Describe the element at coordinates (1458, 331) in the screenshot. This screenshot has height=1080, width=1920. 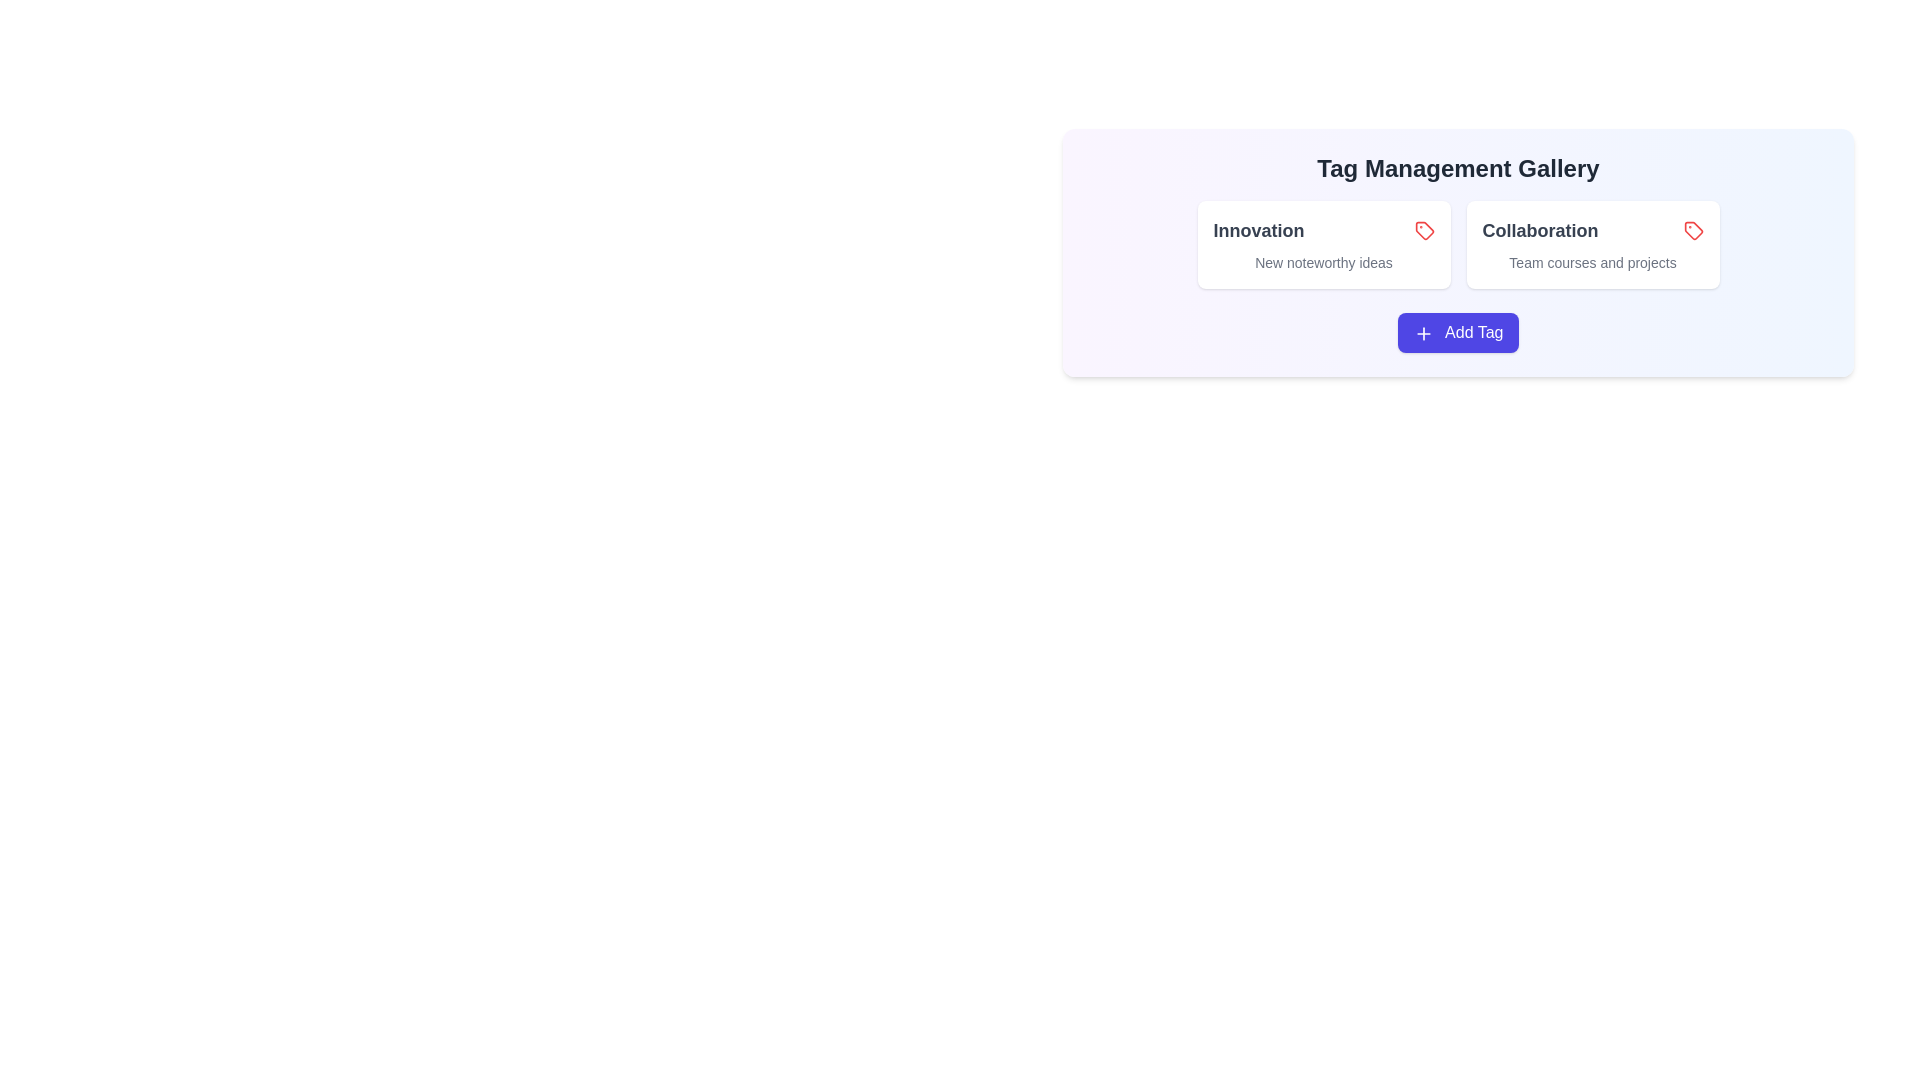
I see `the 'Add Tag' button with a blue background and white text located in the 'Tag Management Gallery' section, below the 'Innovation' and 'Collaboration' tag cards` at that location.